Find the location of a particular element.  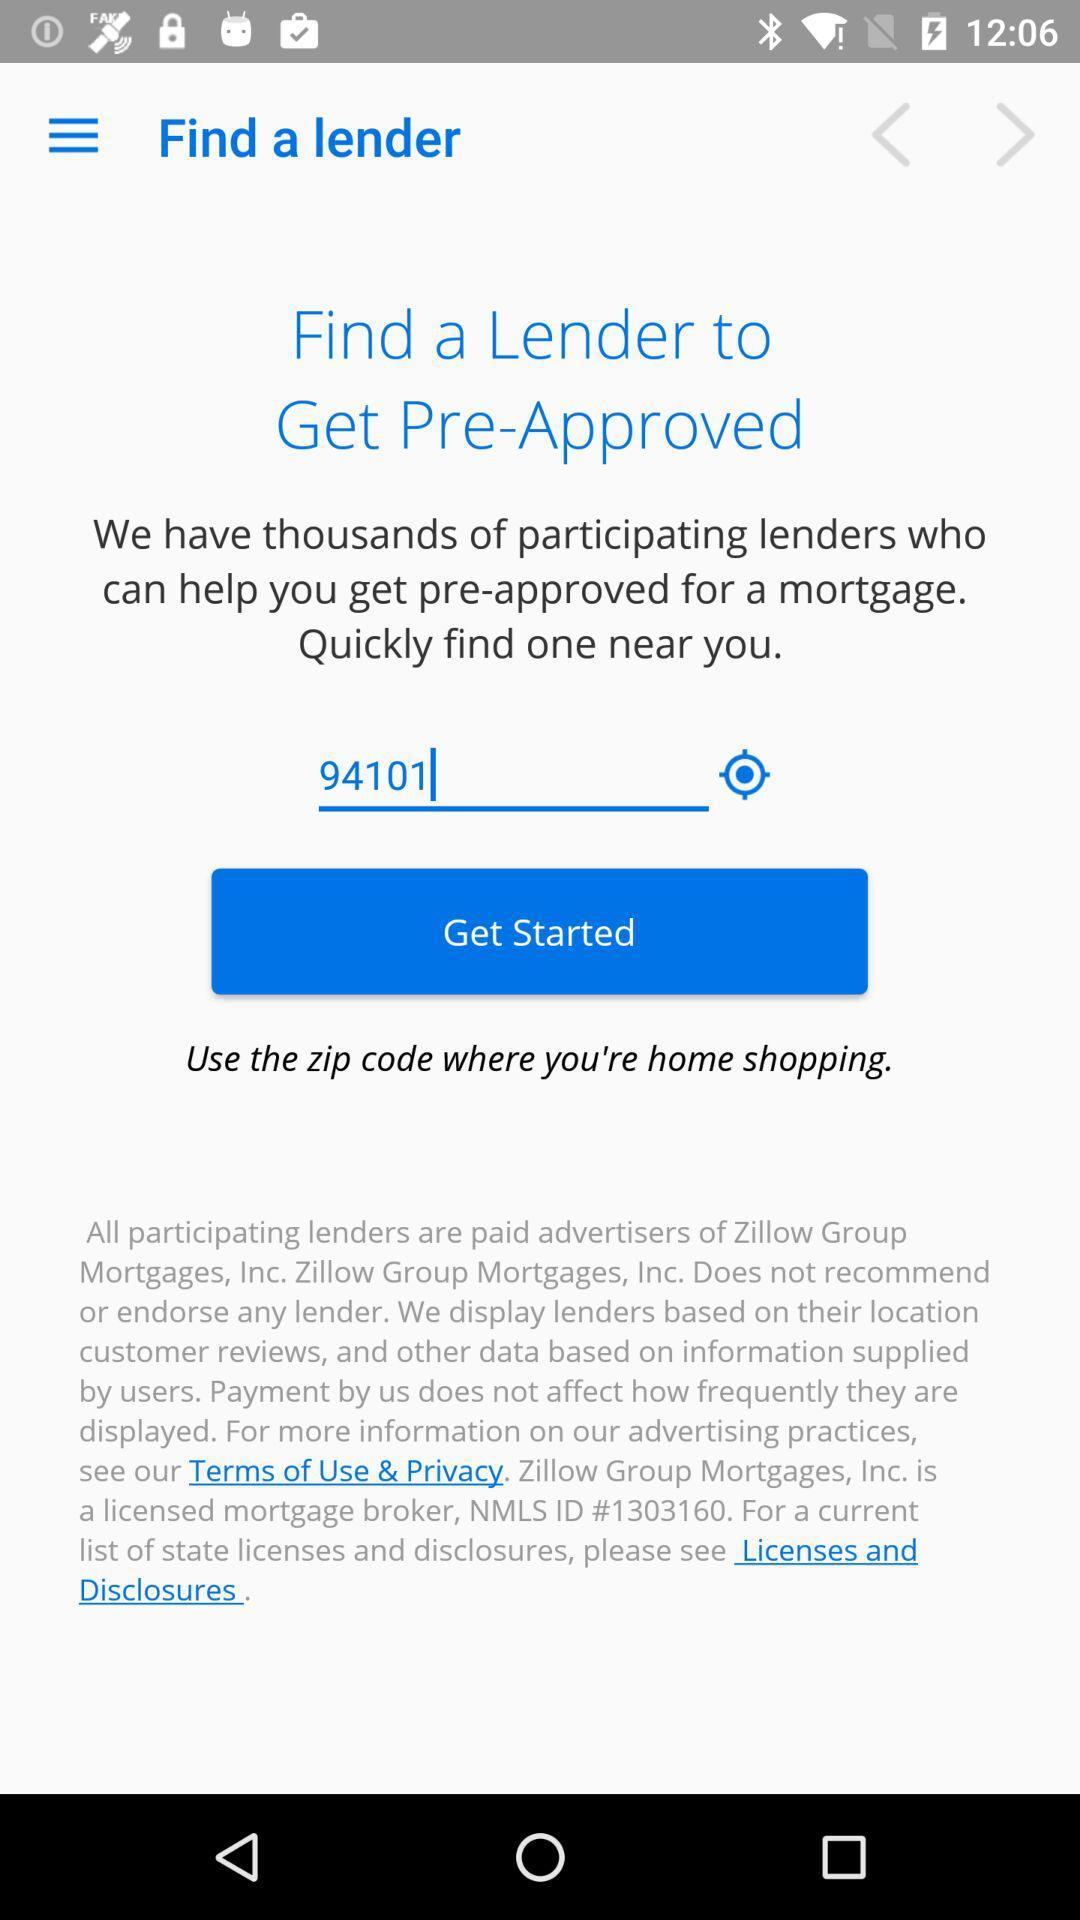

icon above the get started is located at coordinates (745, 774).